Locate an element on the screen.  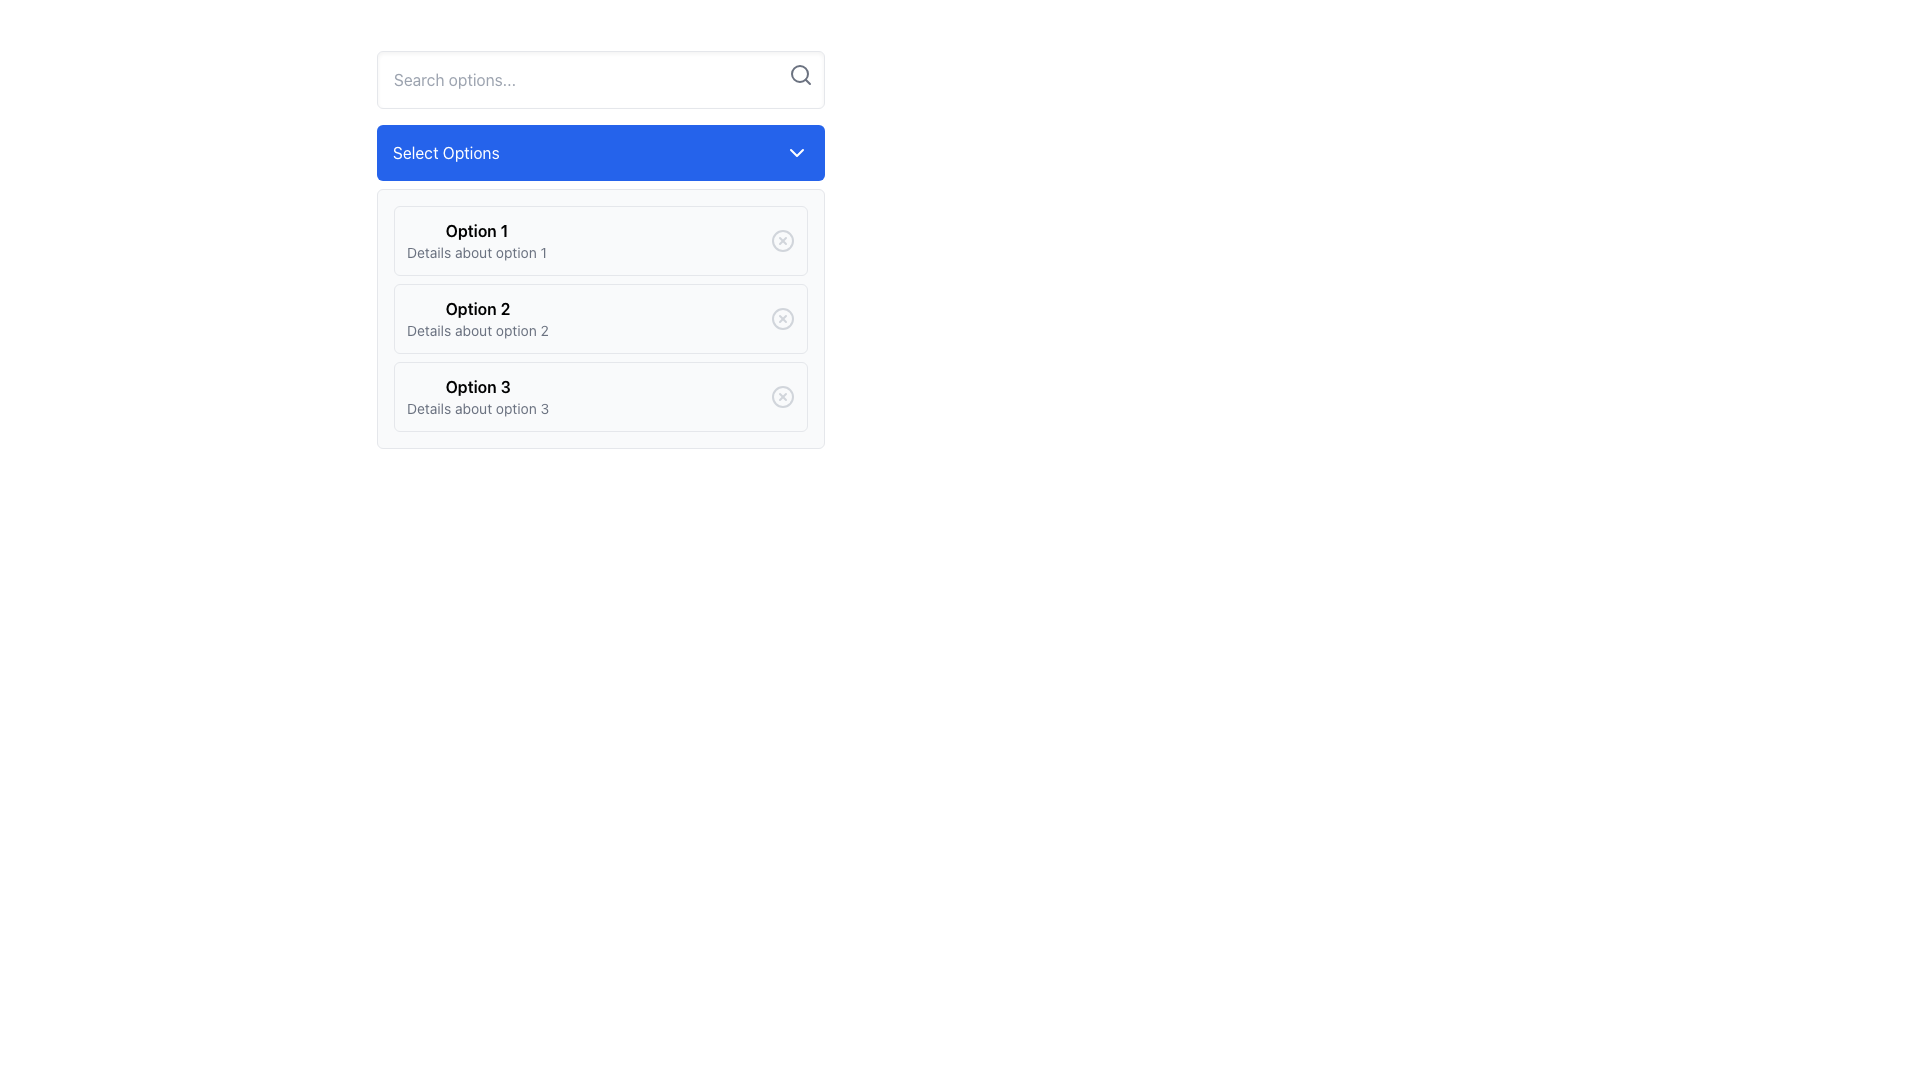
the magnifying glass icon located in the top-right corner of the search input field is located at coordinates (801, 73).